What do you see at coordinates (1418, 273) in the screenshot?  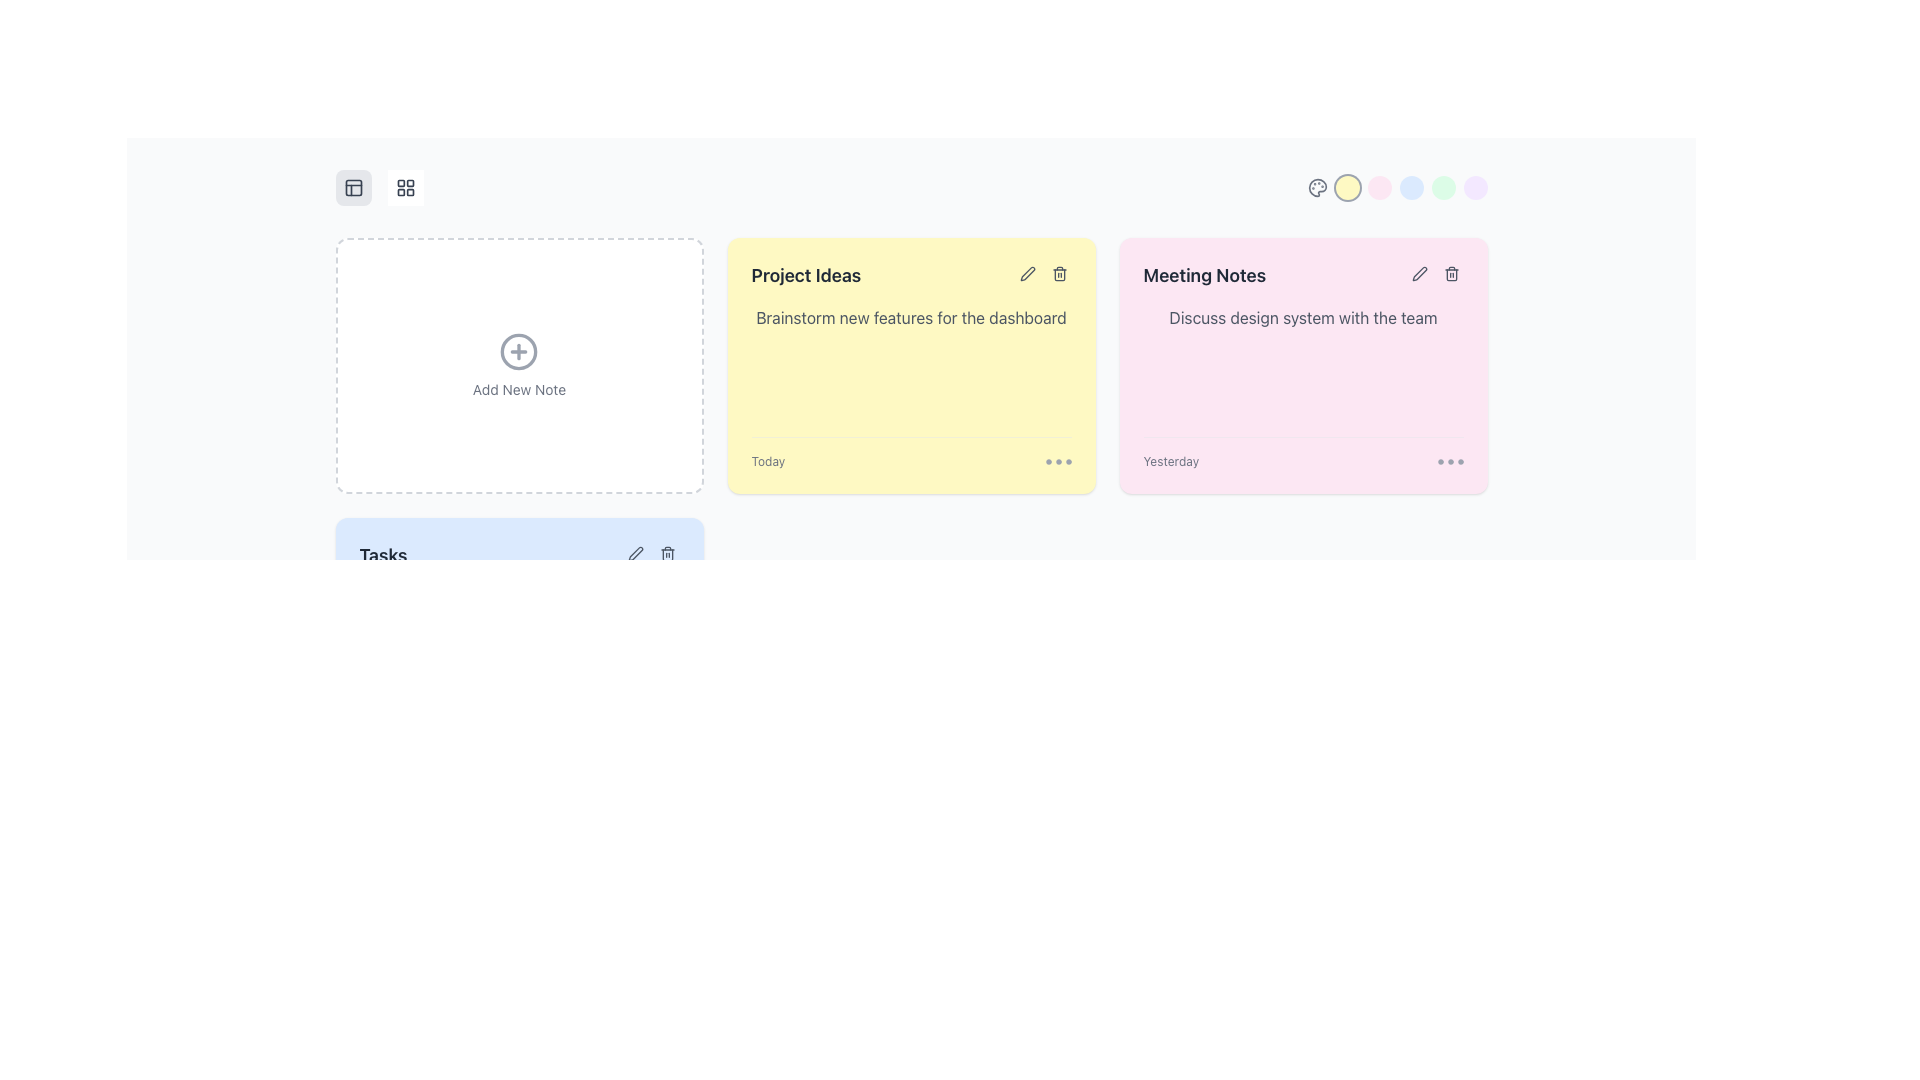 I see `the pen icon button located at the top right of the 'Meeting Notes' card` at bounding box center [1418, 273].